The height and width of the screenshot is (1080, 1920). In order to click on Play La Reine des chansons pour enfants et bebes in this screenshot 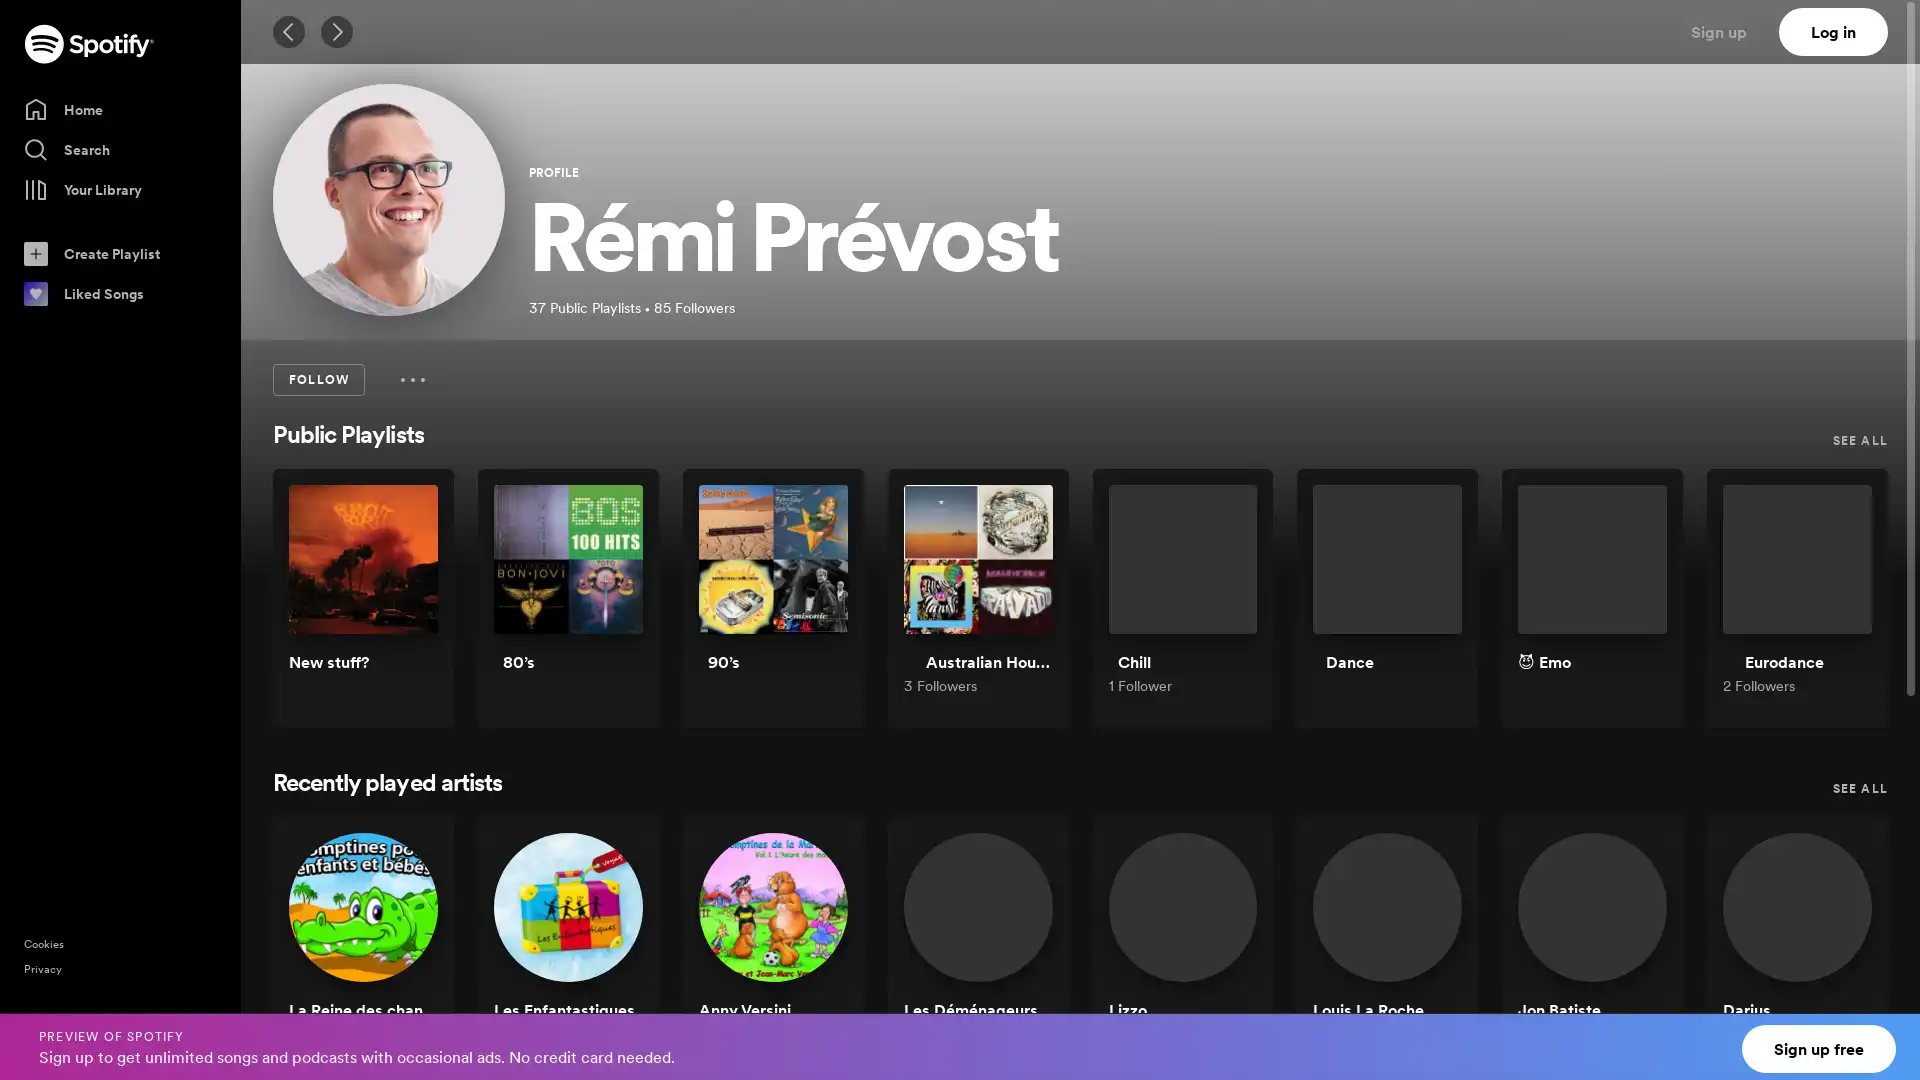, I will do `click(403, 955)`.